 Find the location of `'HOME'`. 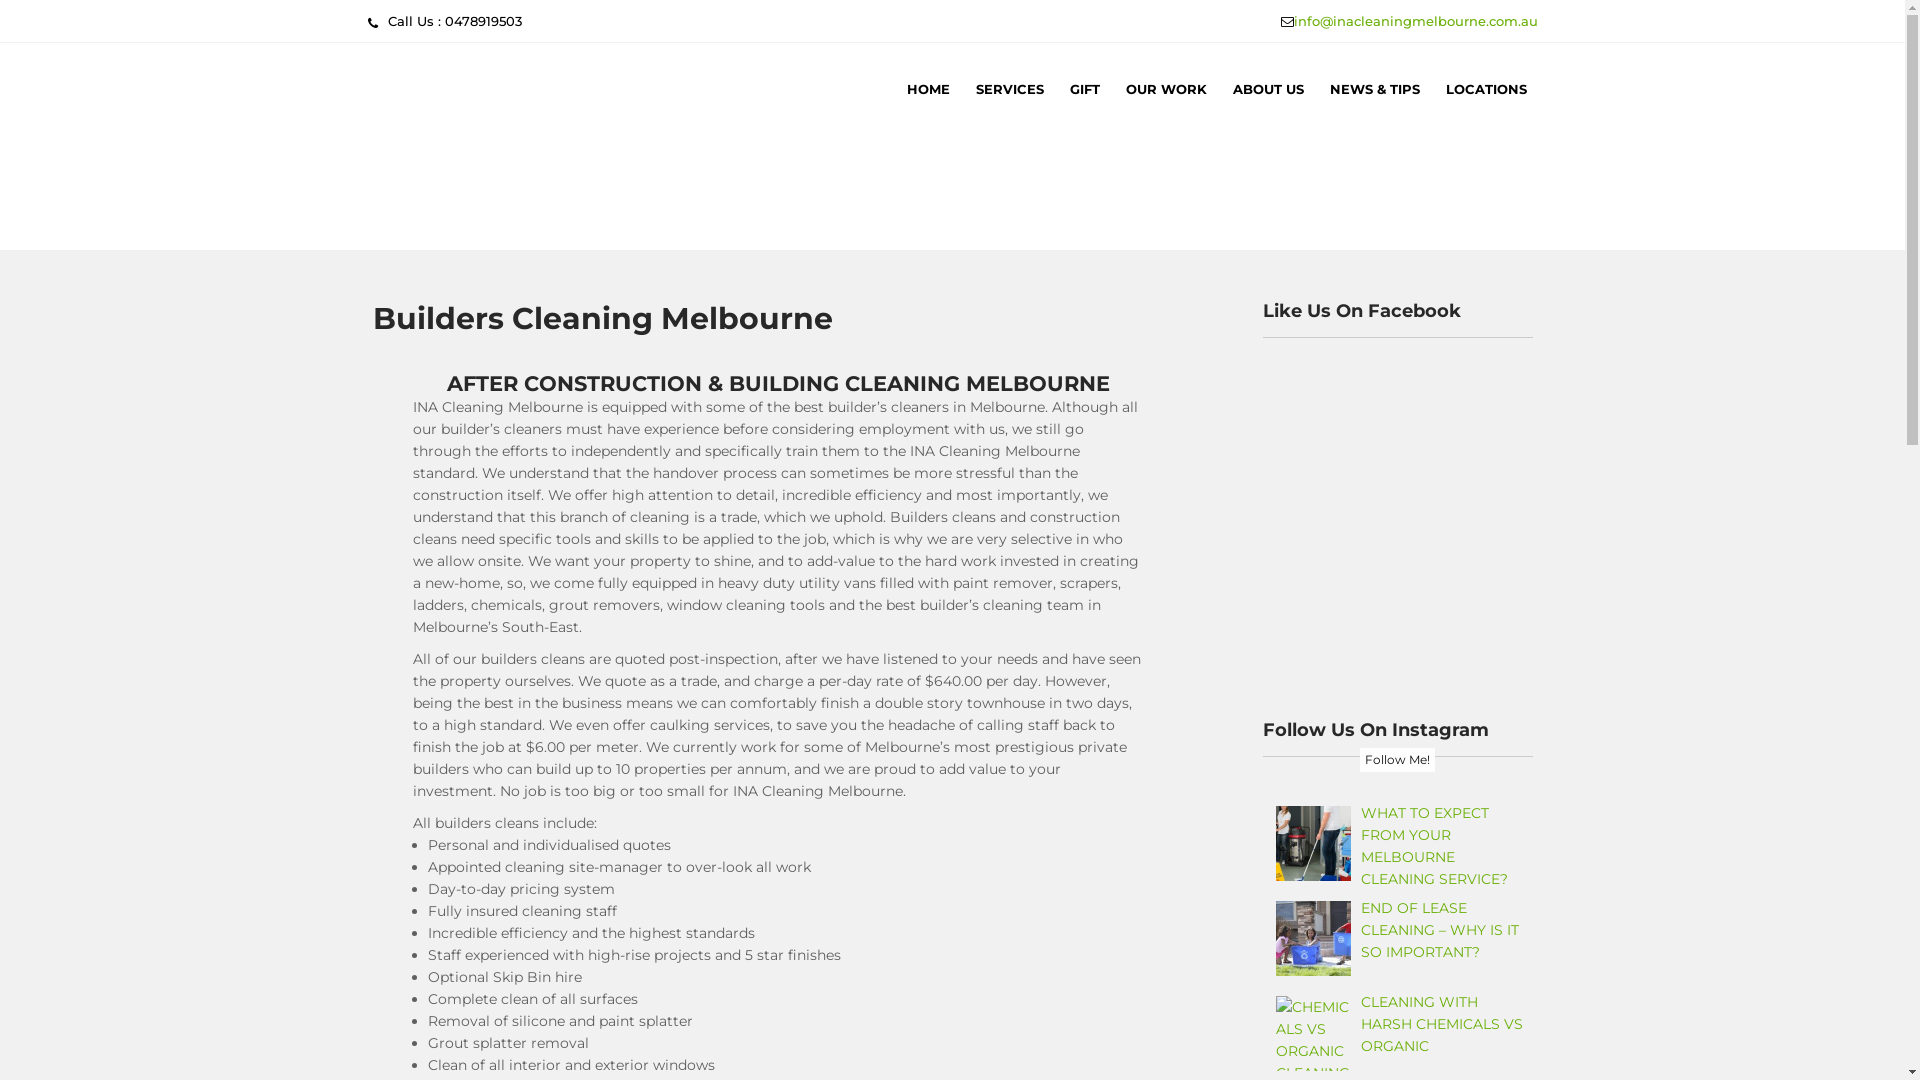

'HOME' is located at coordinates (927, 87).